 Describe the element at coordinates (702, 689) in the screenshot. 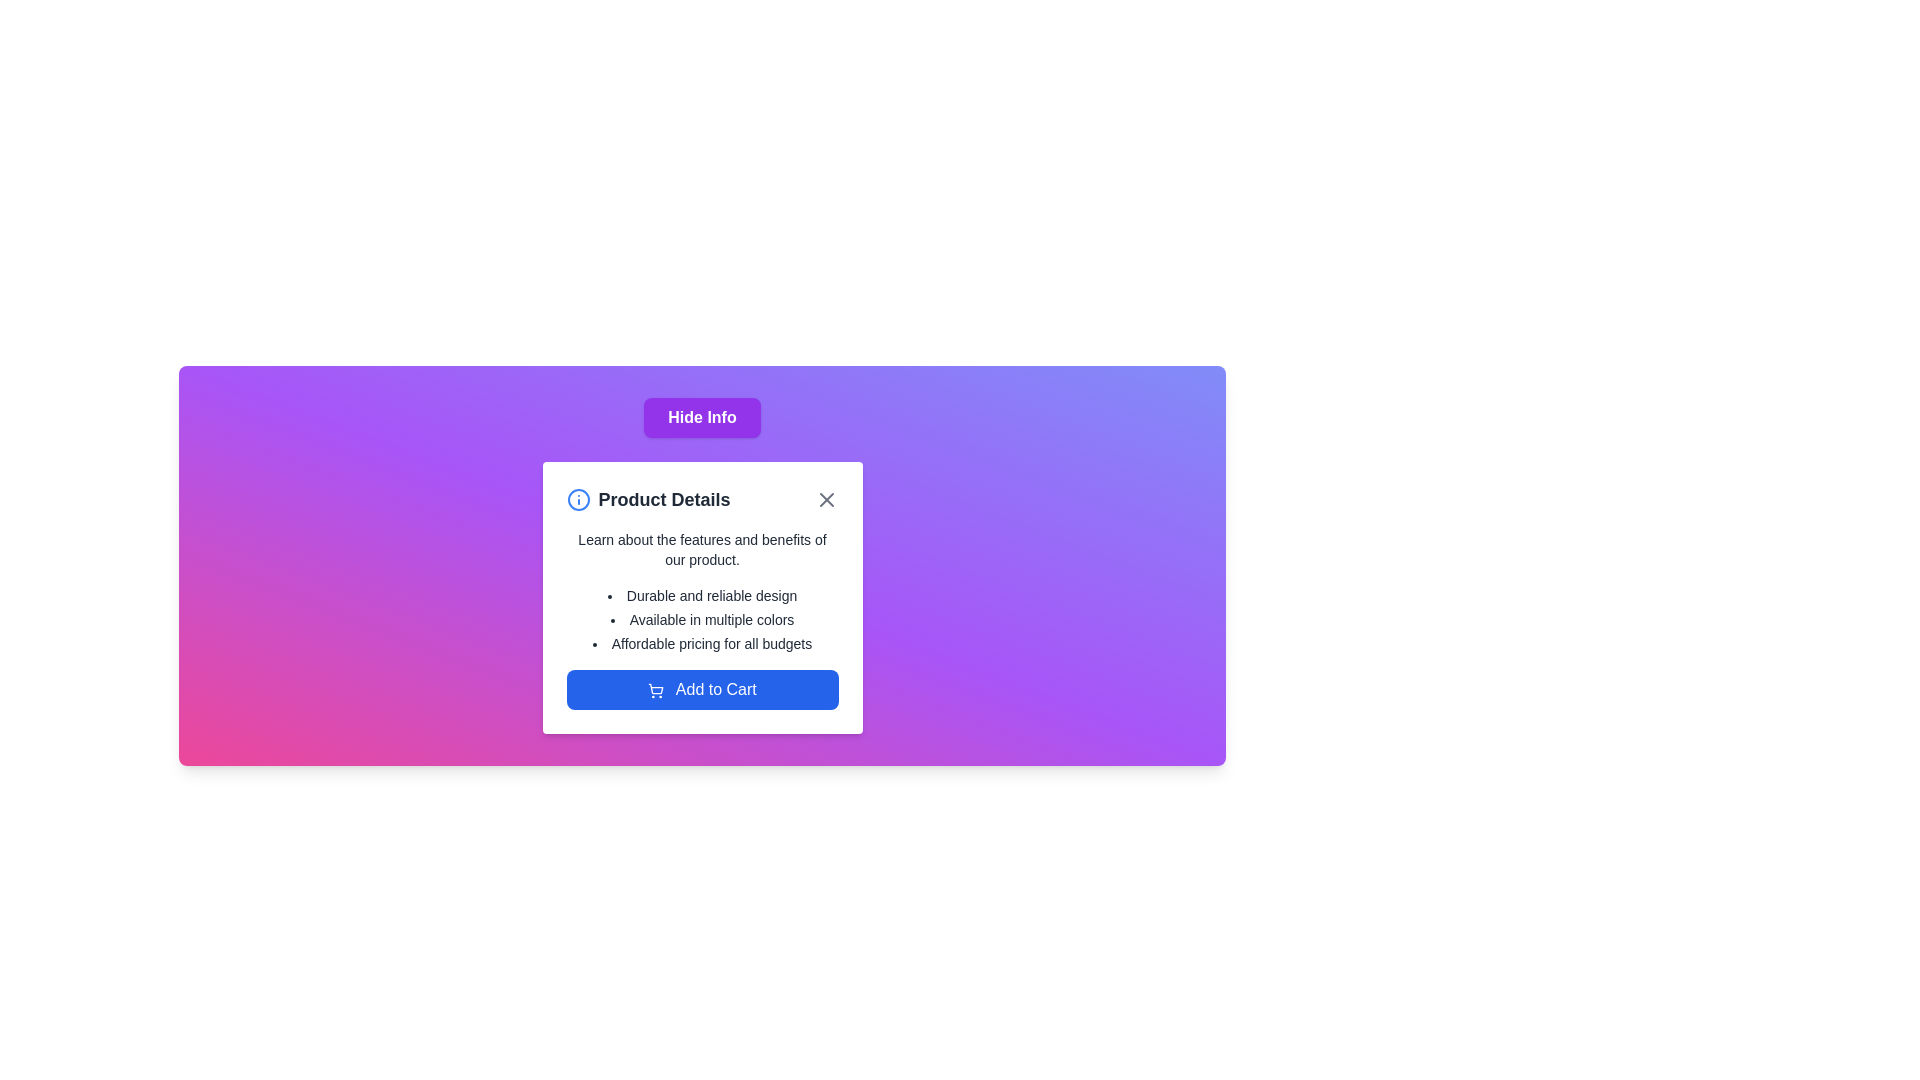

I see `the 'Add to Cart' button, which is a rectangular button with a blue background, white text, and a shopping cart icon, located at the bottom of the product details card` at that location.